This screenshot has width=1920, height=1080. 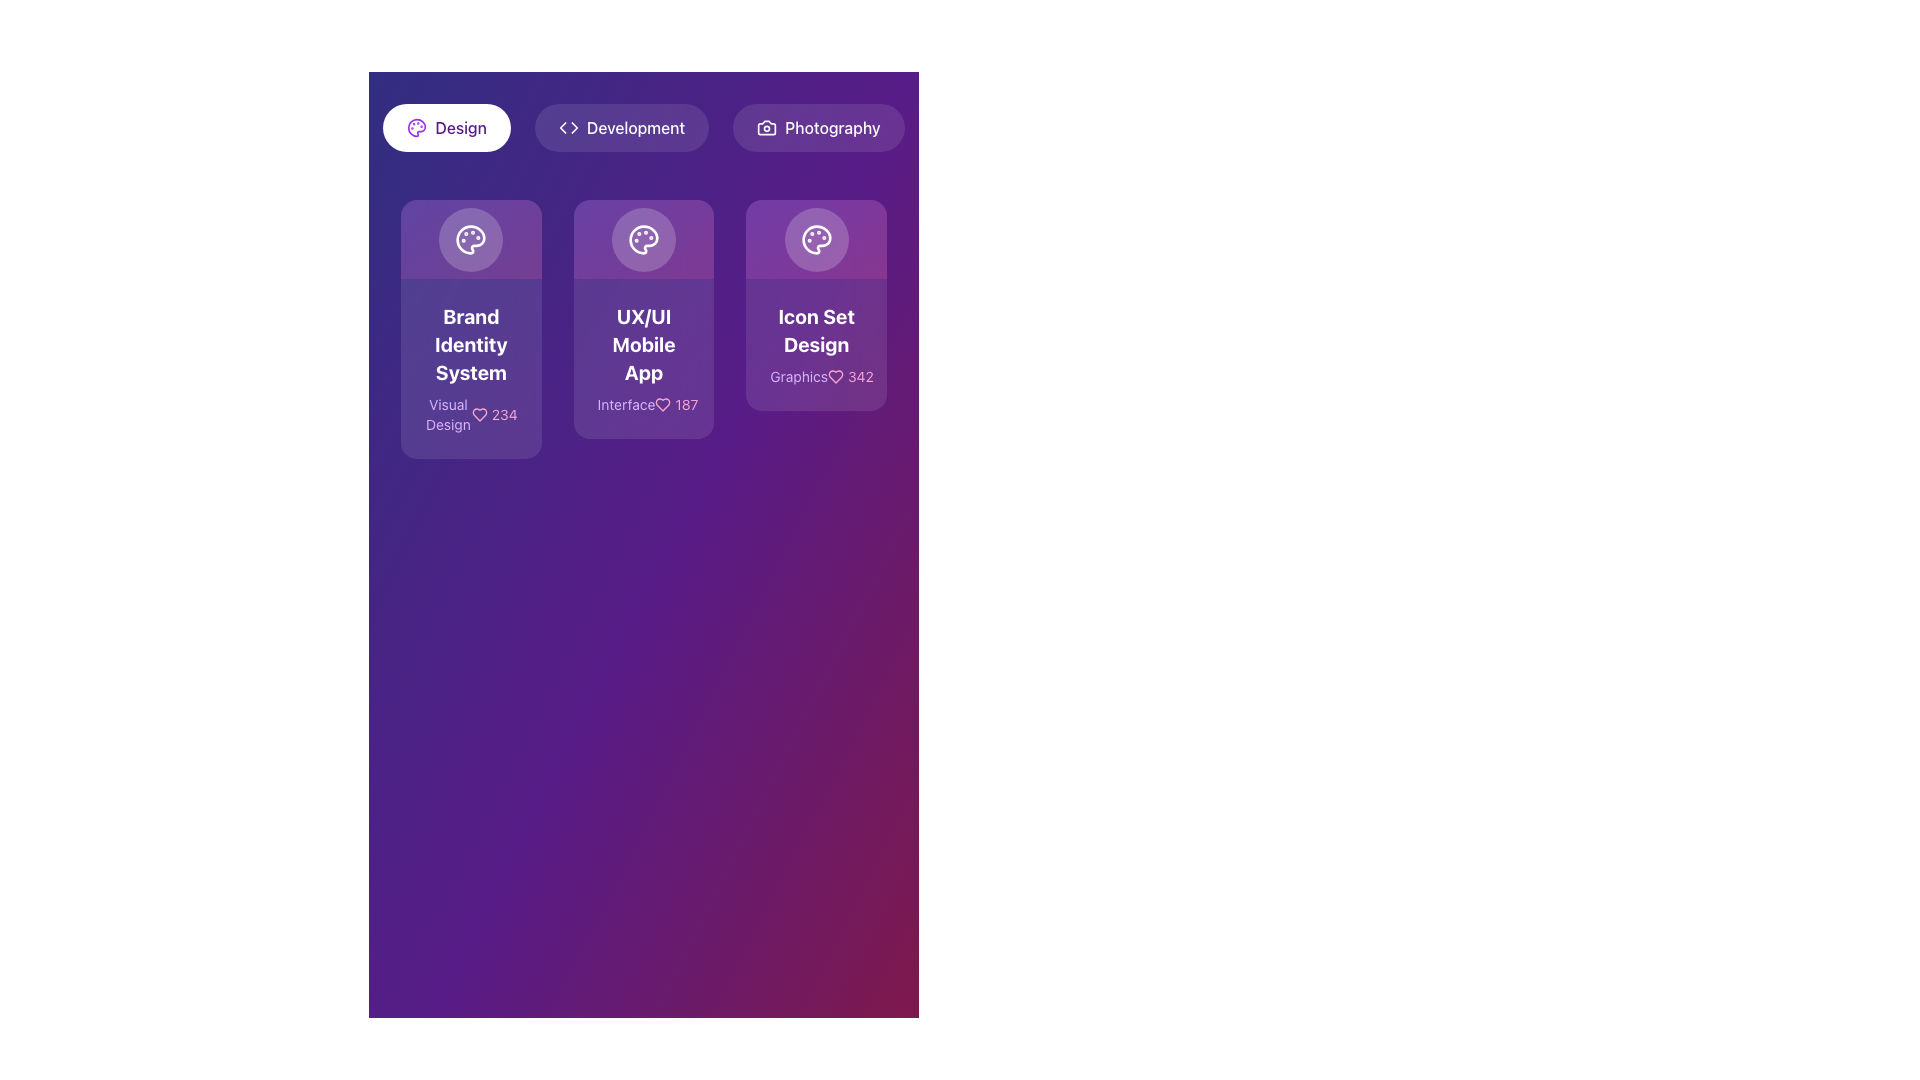 What do you see at coordinates (504, 414) in the screenshot?
I see `the text label displaying the number '234', which is styled in pink and positioned next to a heart icon, located on the lower part of the first card in a horizontal layout` at bounding box center [504, 414].